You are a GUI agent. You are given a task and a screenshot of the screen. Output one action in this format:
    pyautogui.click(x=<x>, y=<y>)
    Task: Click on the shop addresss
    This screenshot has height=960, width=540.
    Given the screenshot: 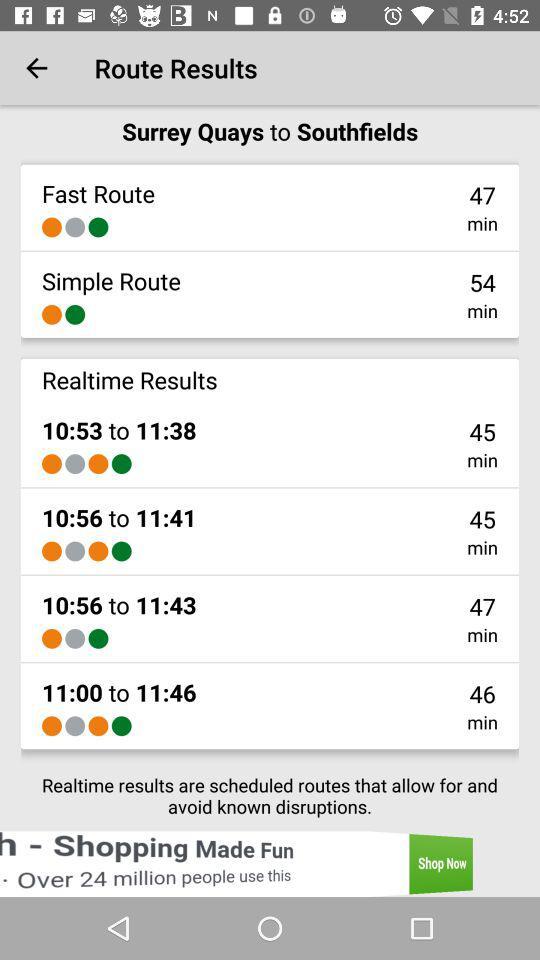 What is the action you would take?
    pyautogui.click(x=270, y=863)
    